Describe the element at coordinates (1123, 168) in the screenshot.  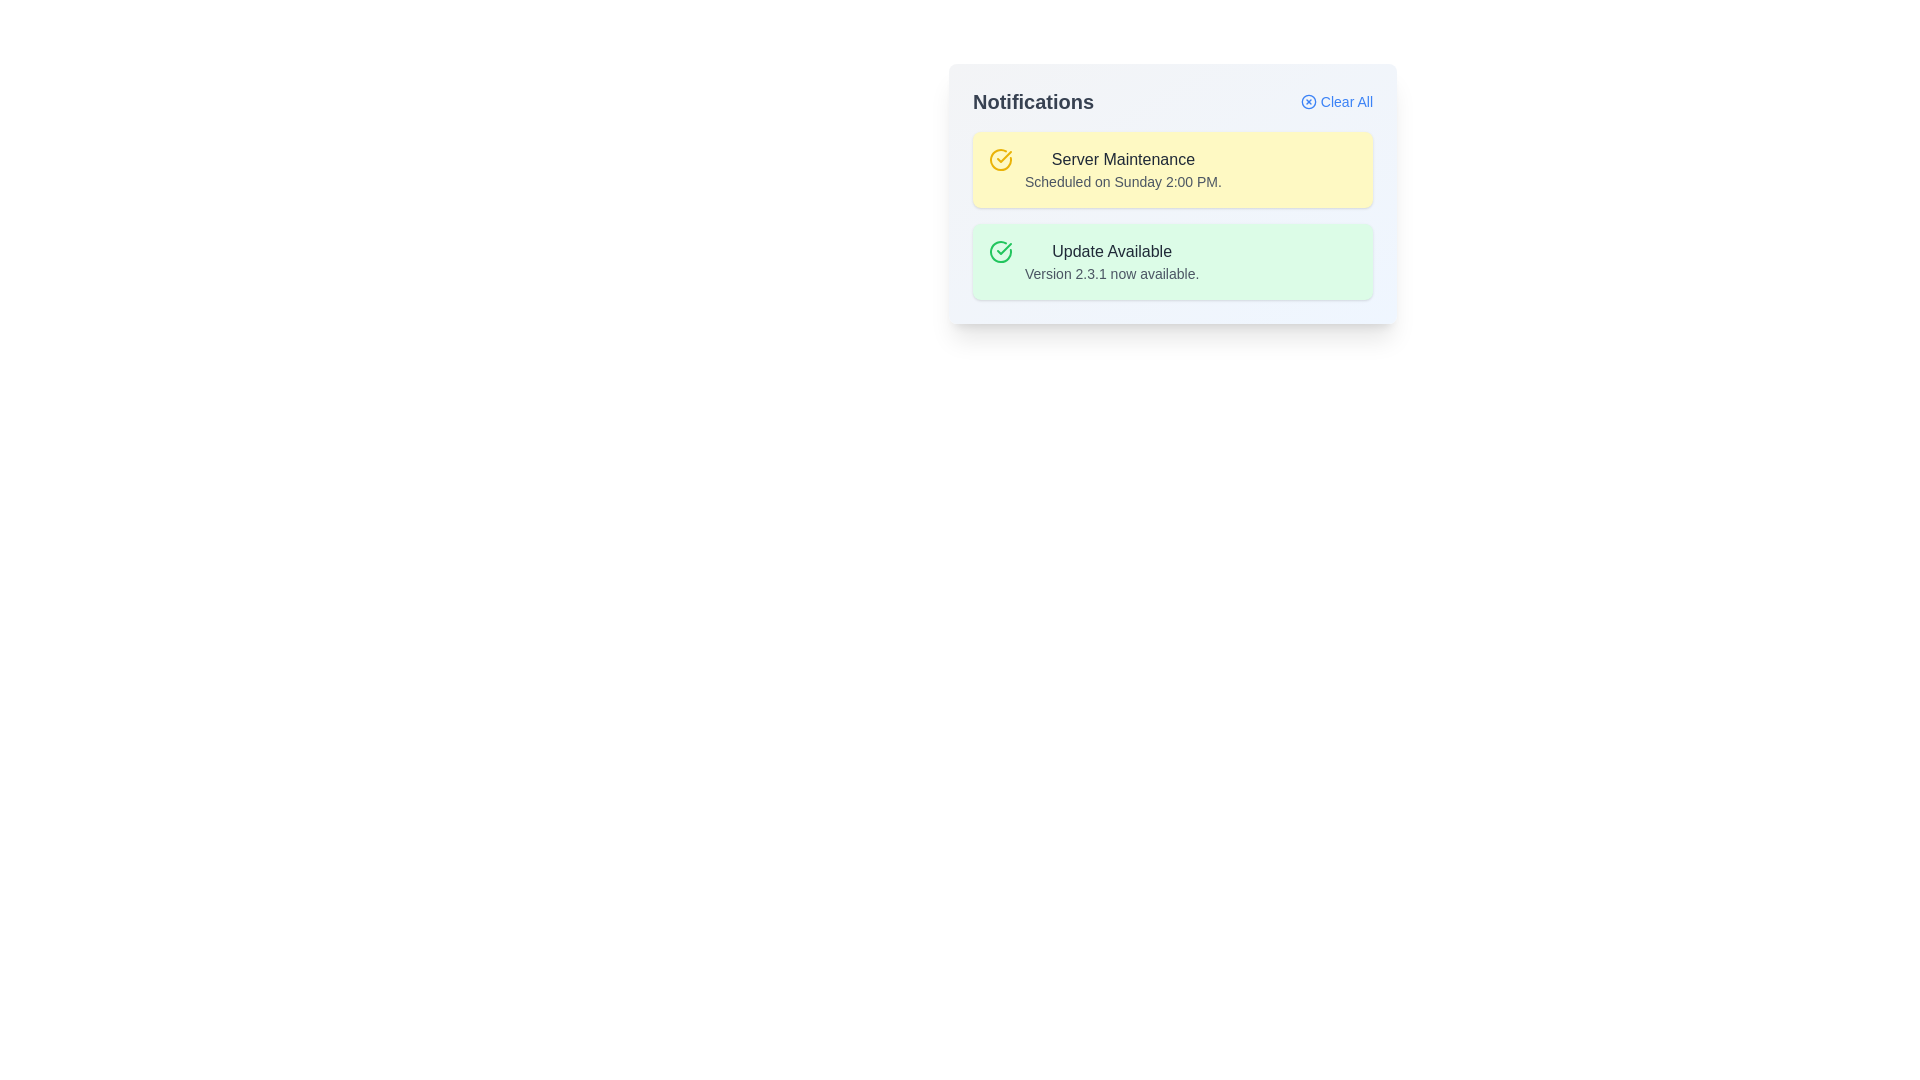
I see `the notification message about the scheduled server maintenance event, located in the first notification item within the notification center` at that location.